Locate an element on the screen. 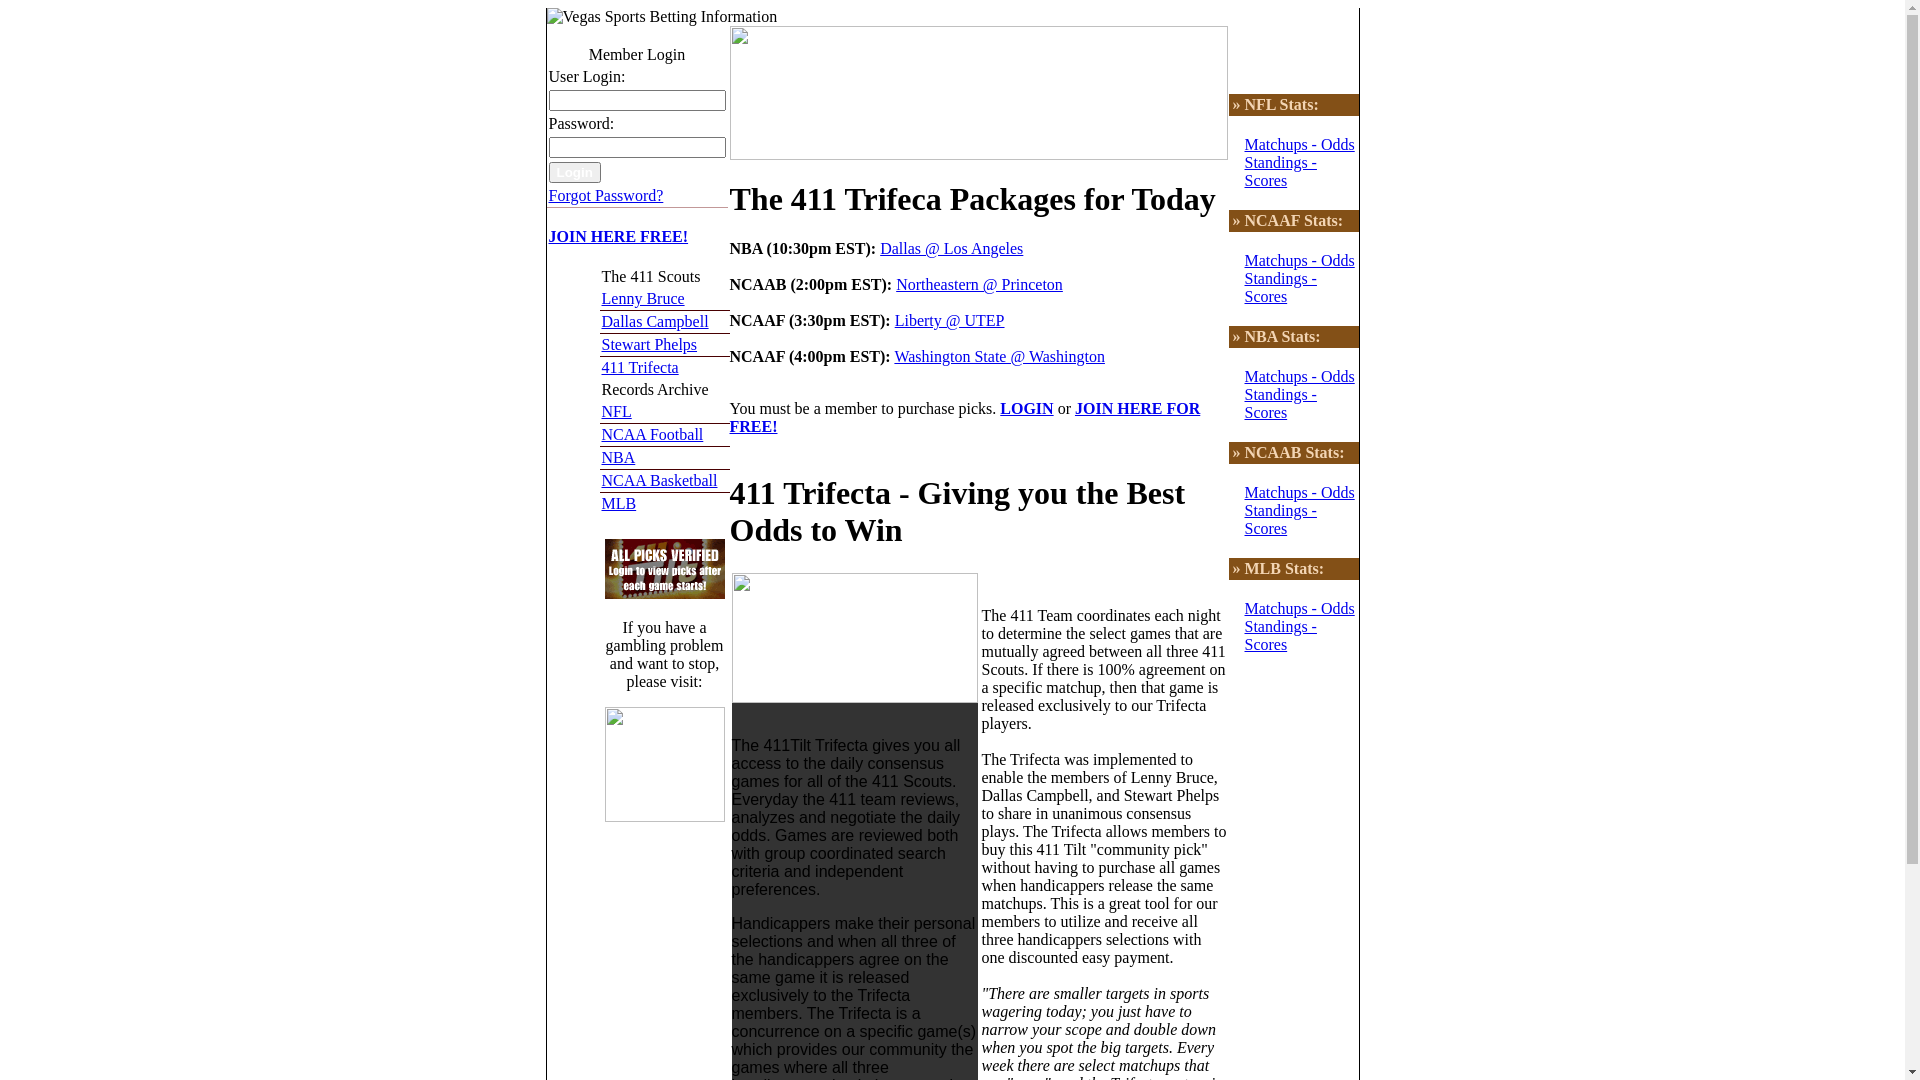  'JOIN HERE FOR FREE!' is located at coordinates (965, 416).